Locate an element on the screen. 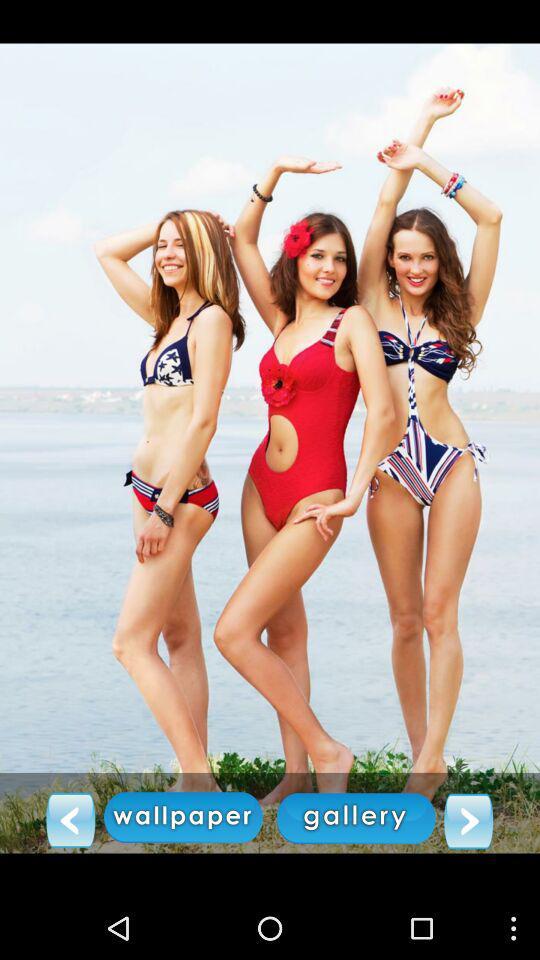 This screenshot has width=540, height=960. the arrow_forward icon is located at coordinates (468, 878).